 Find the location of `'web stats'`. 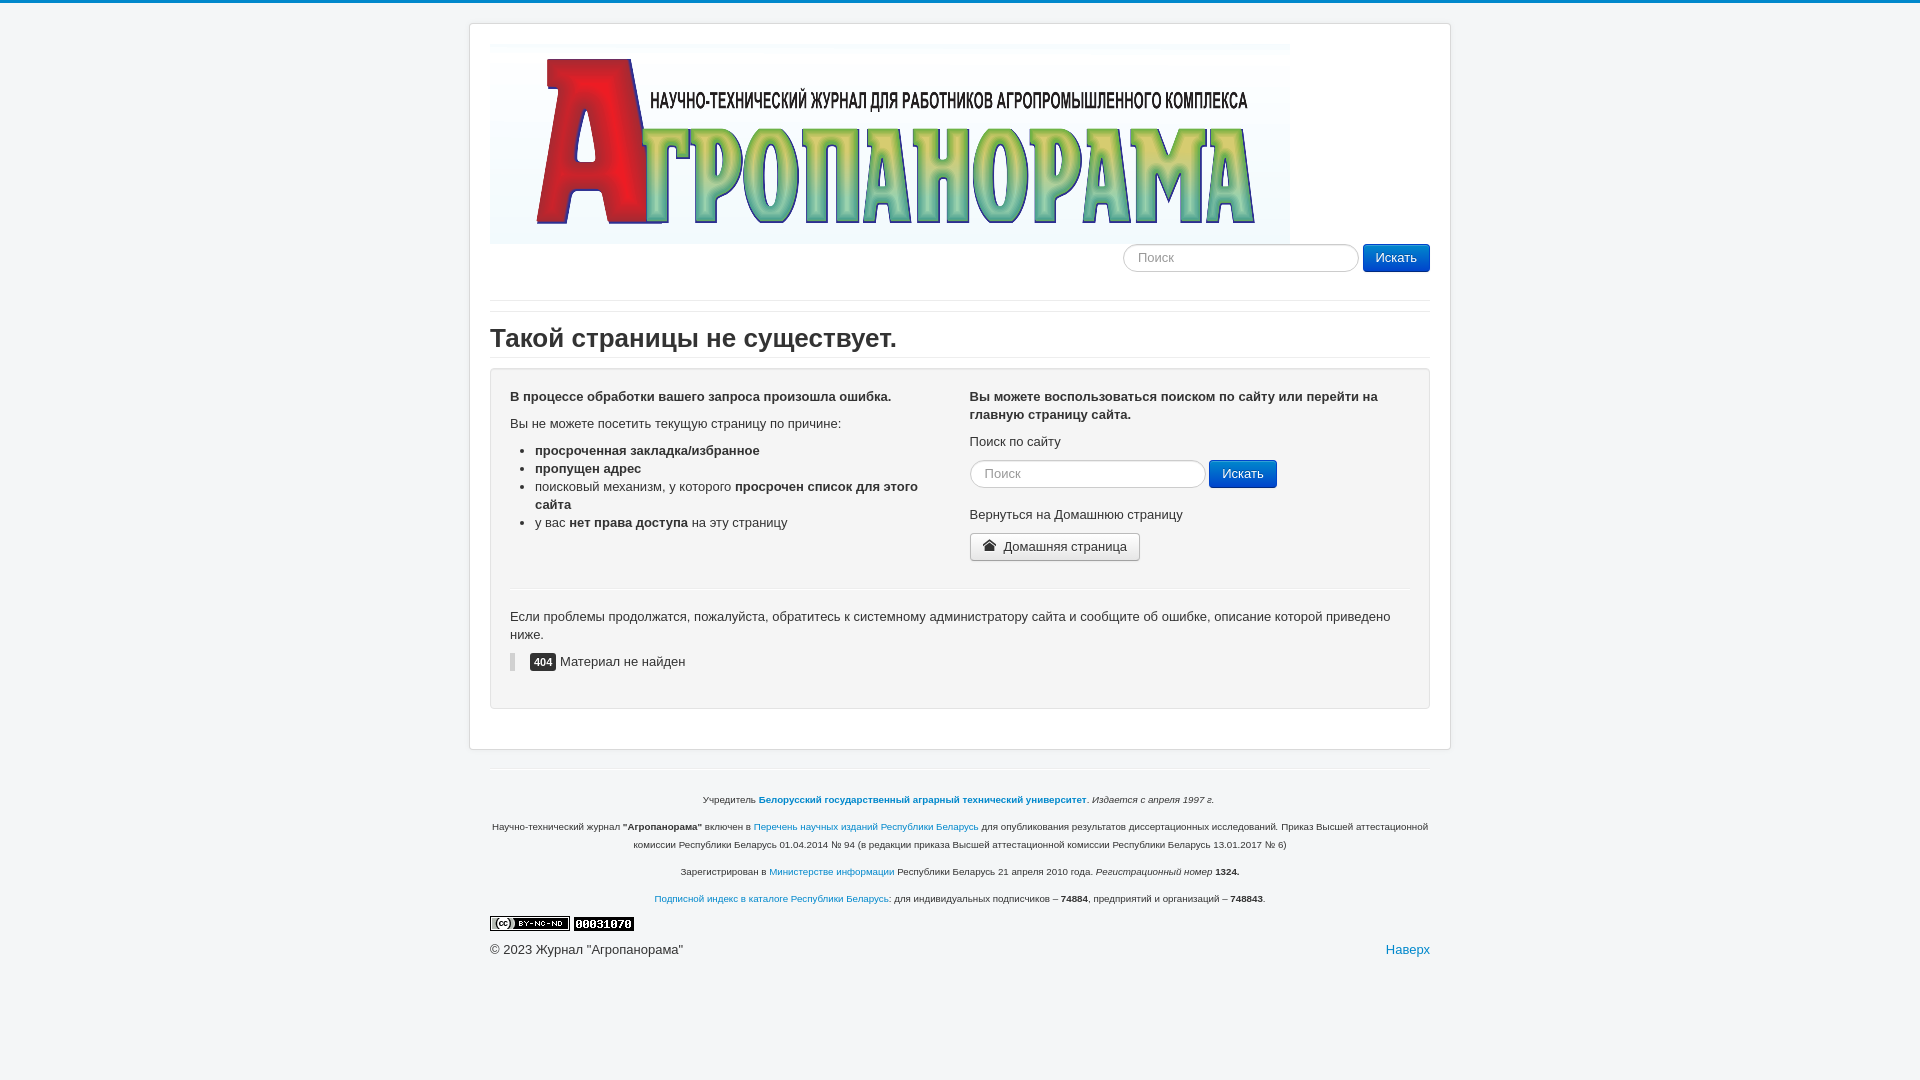

'web stats' is located at coordinates (603, 922).